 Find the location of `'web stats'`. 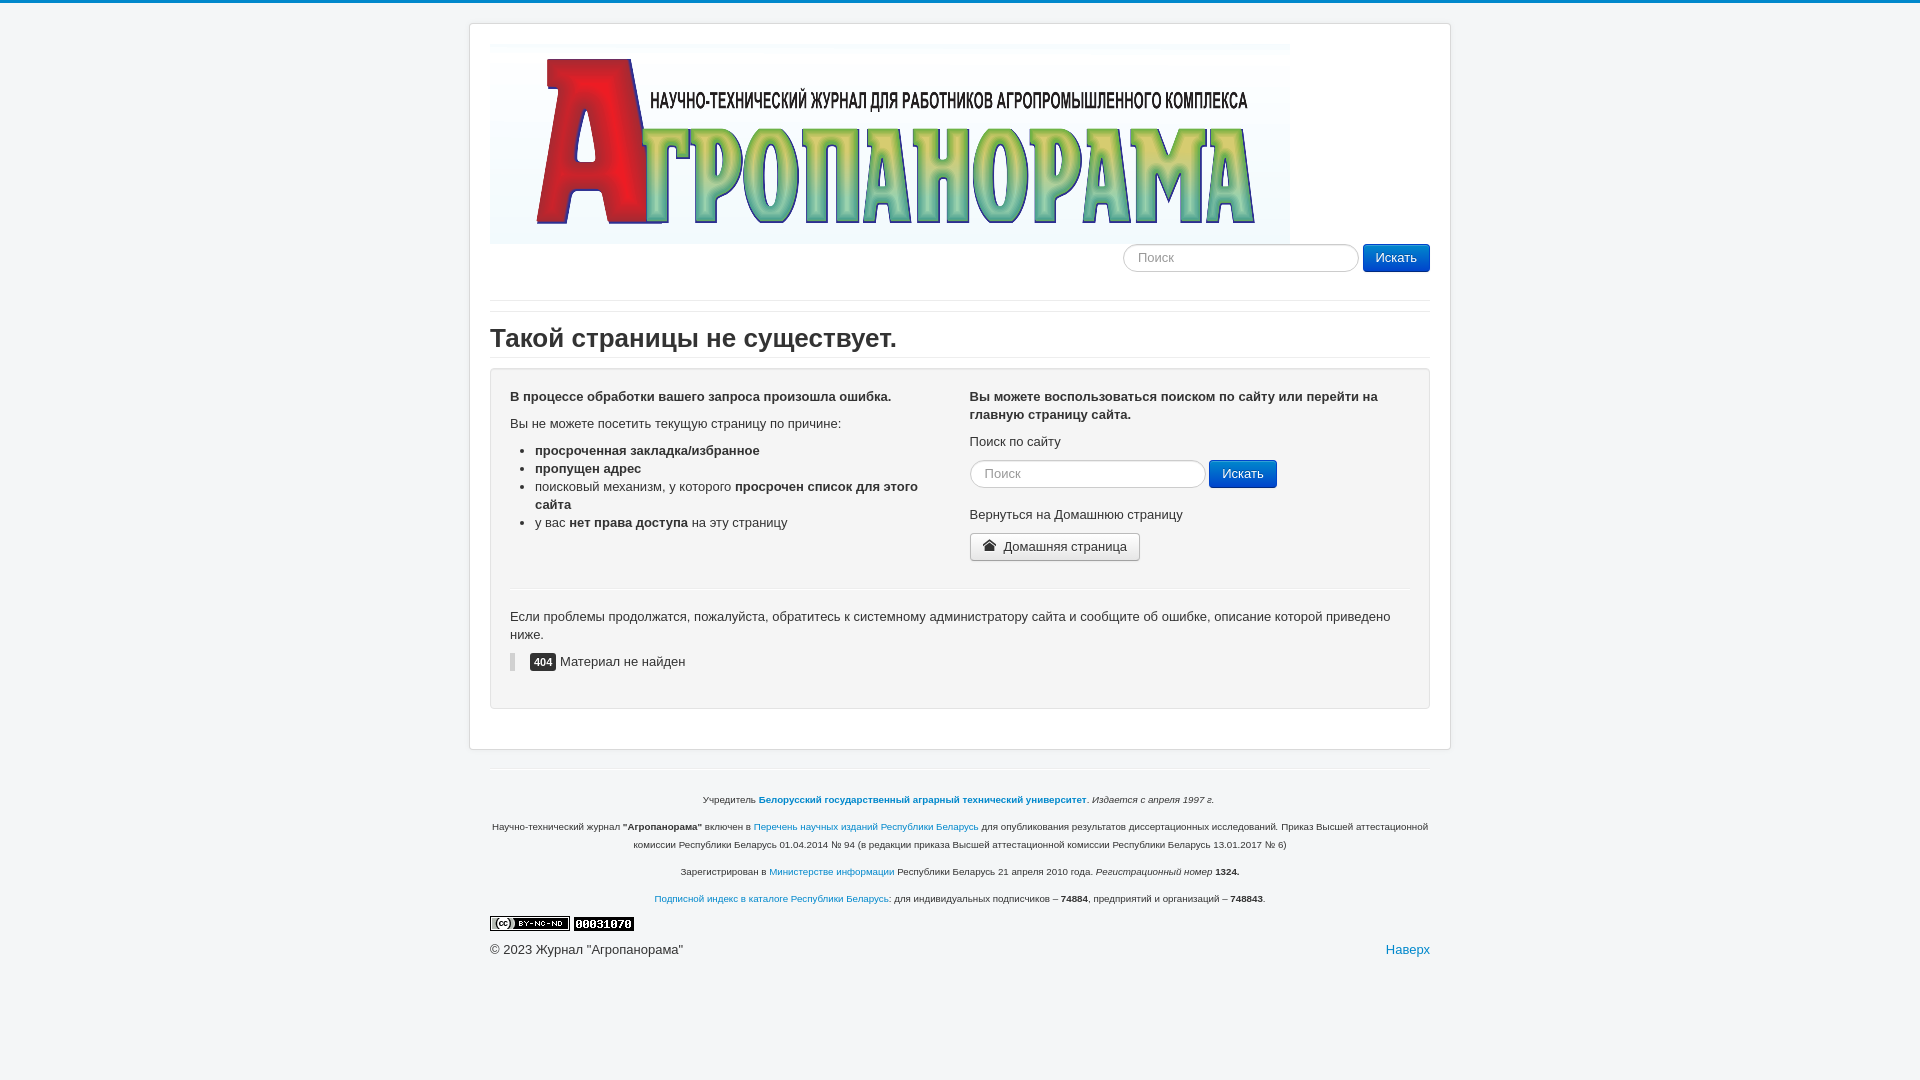

'web stats' is located at coordinates (603, 922).